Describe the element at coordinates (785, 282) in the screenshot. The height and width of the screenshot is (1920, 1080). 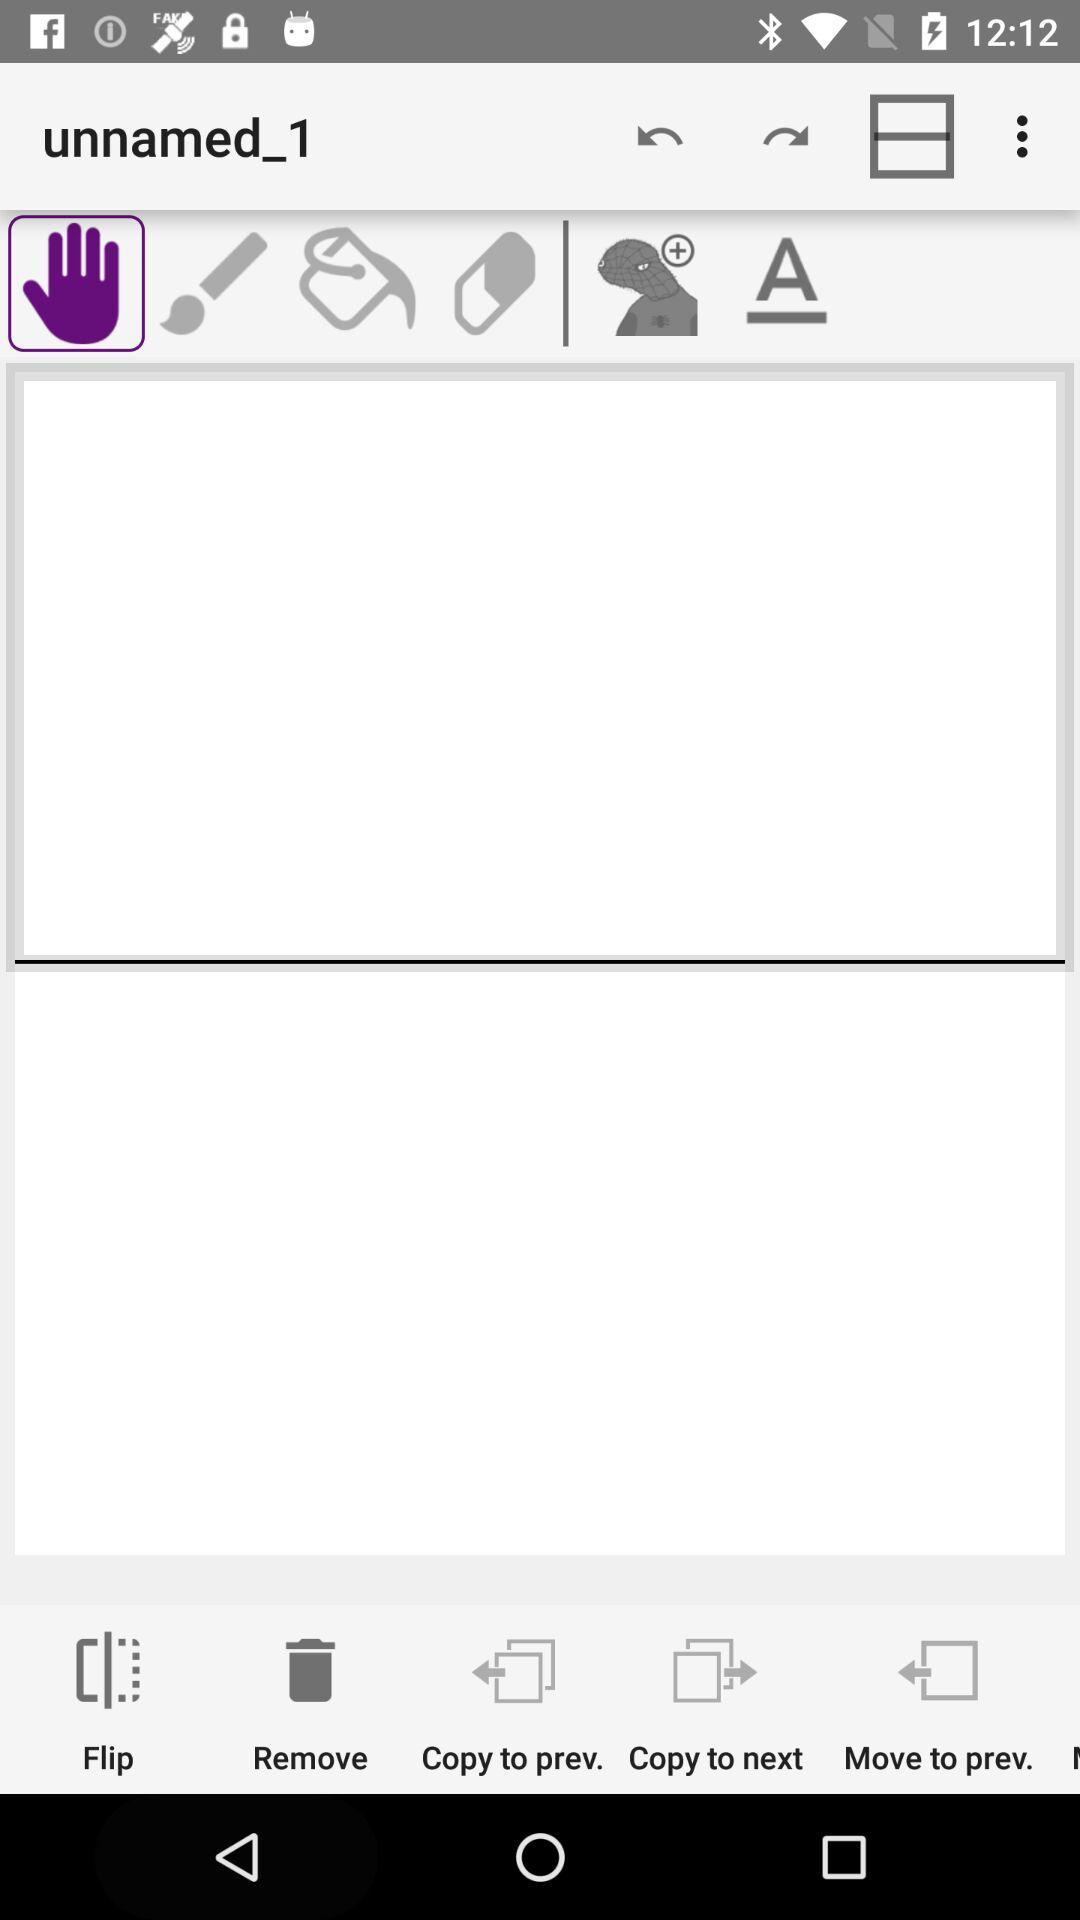
I see `underline a word` at that location.